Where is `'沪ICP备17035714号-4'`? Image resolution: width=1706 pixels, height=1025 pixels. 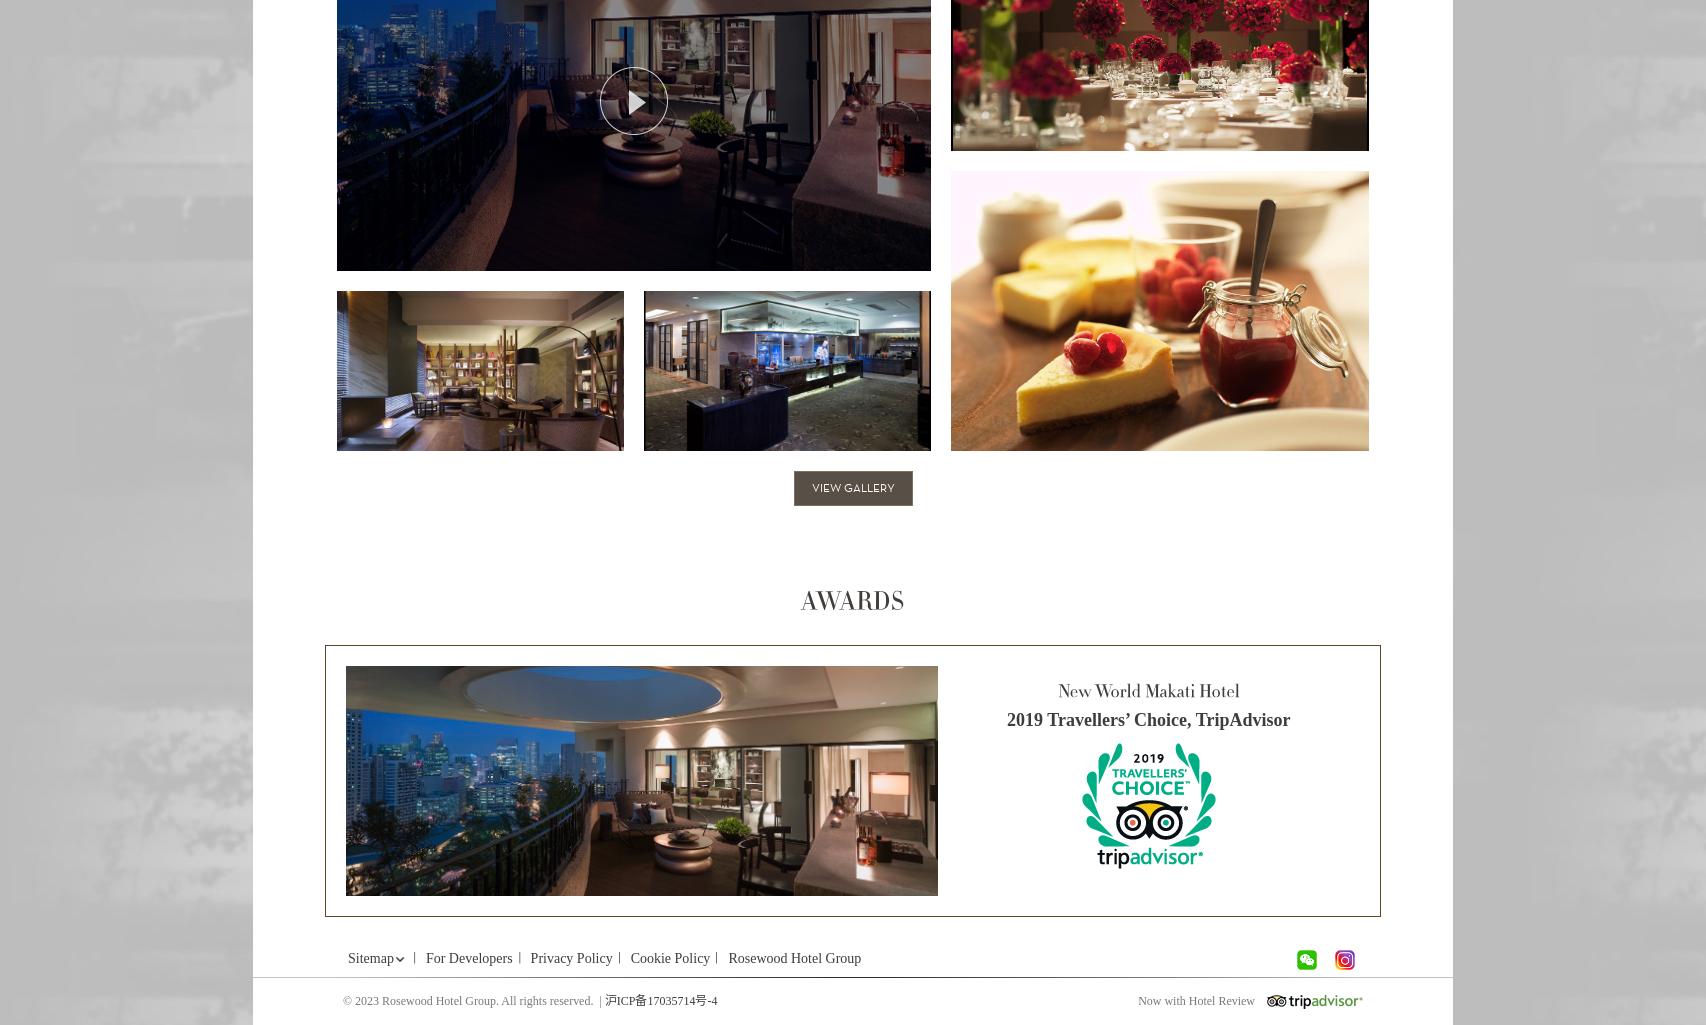 '沪ICP备17035714号-4' is located at coordinates (659, 1000).